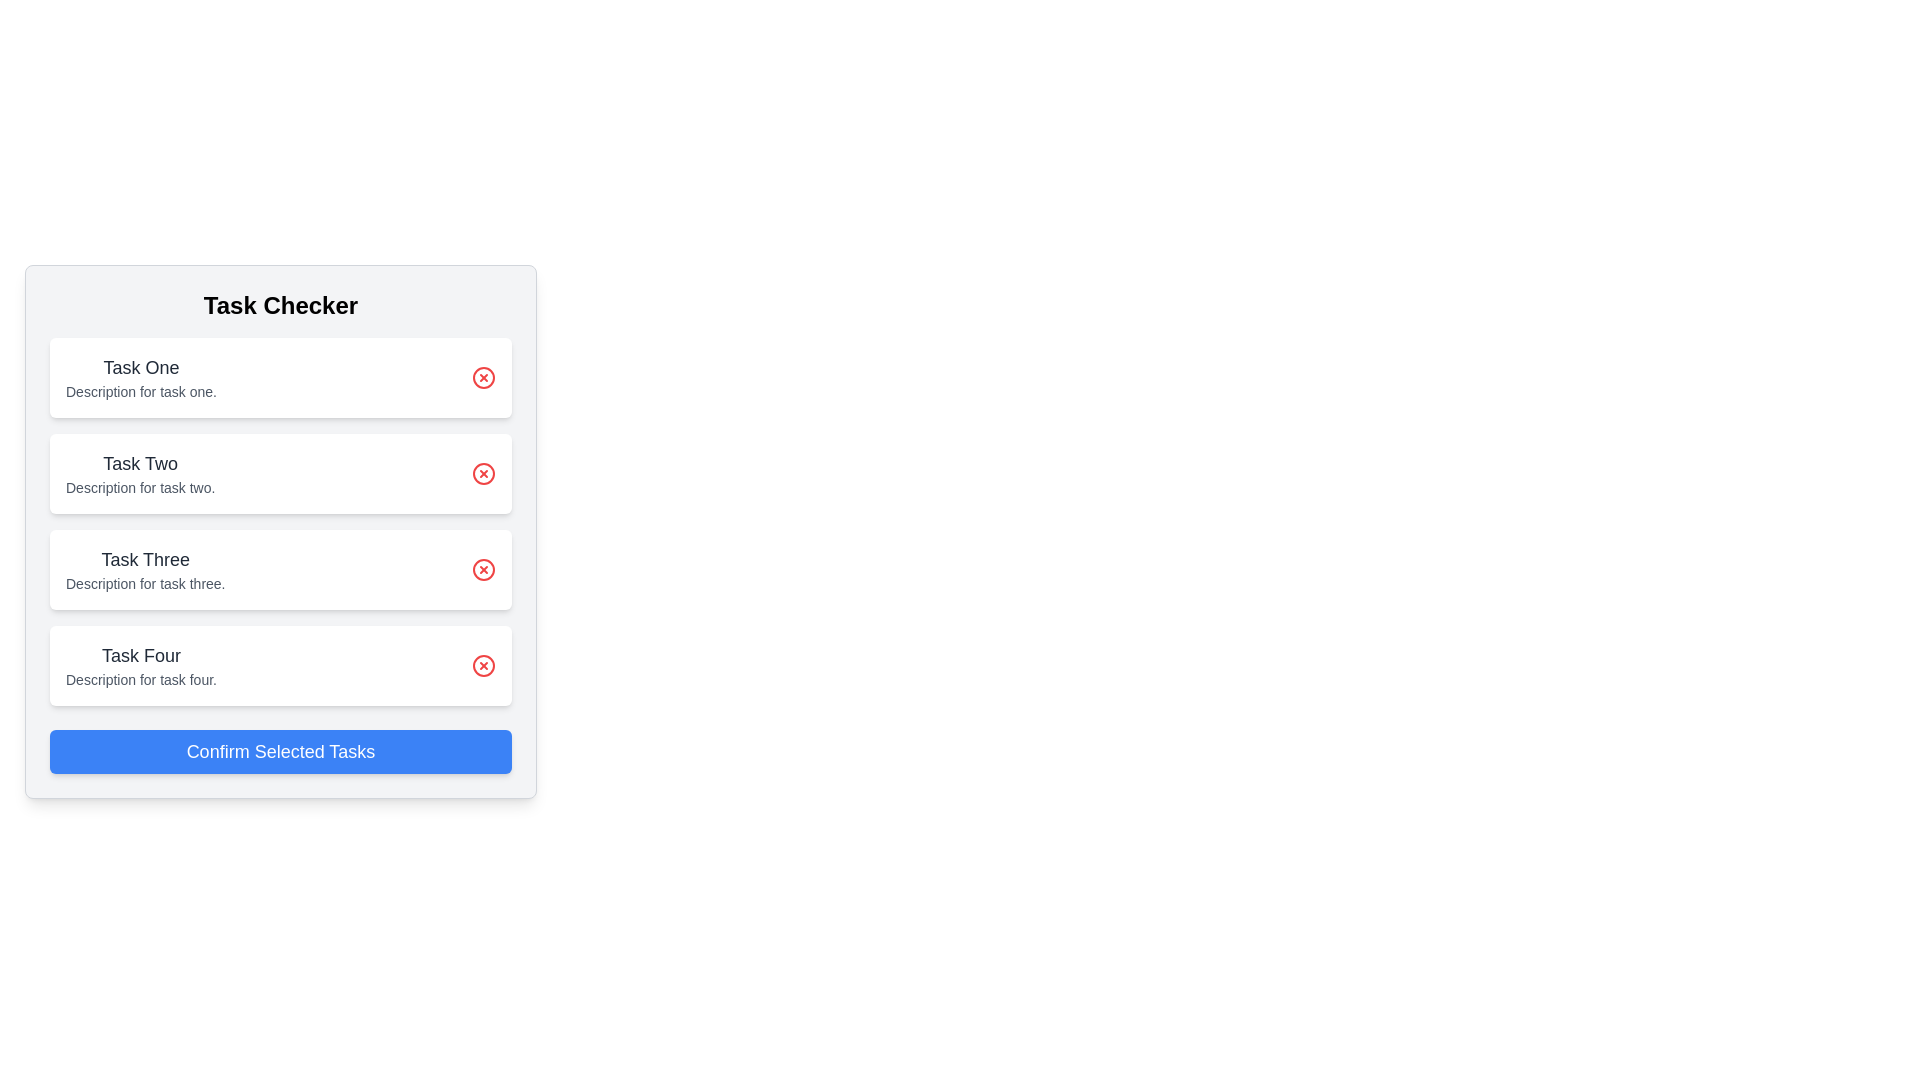 The image size is (1920, 1080). What do you see at coordinates (140, 655) in the screenshot?
I see `the title text element located in the fourth task card, which is positioned above the text 'Description for task four.' and aligned to the left` at bounding box center [140, 655].